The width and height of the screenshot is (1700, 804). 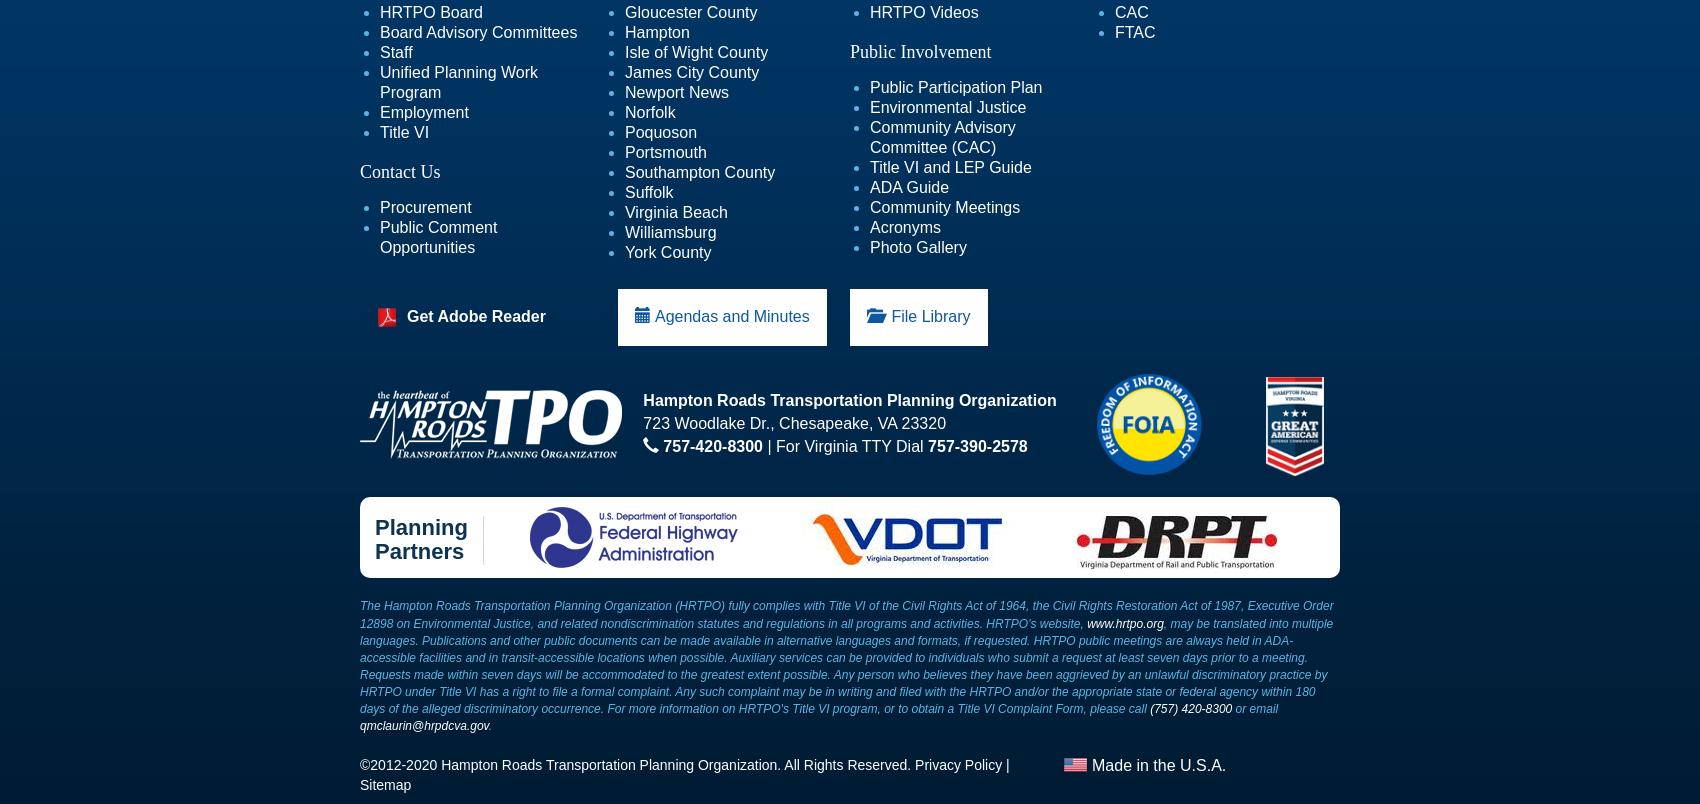 I want to click on 'HRTPO Videos', so click(x=923, y=12).